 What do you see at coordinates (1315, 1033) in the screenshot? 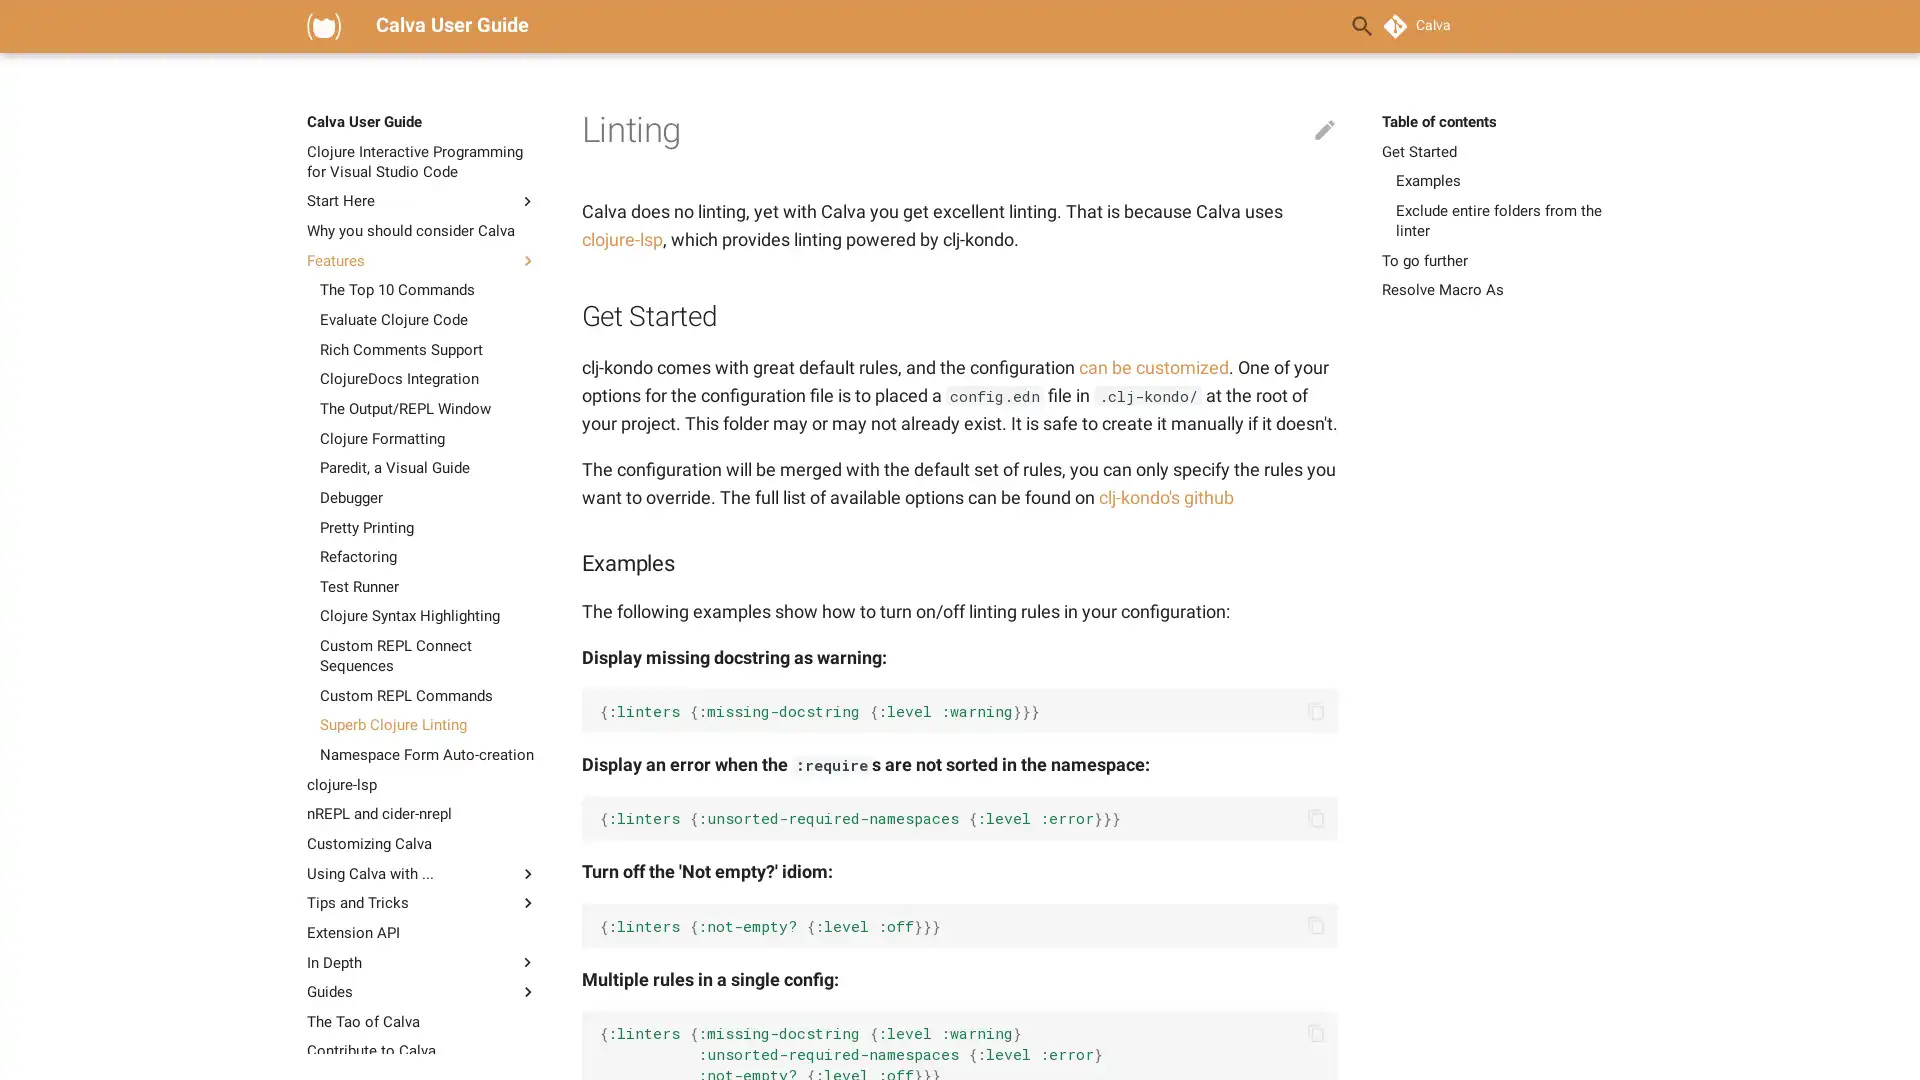
I see `Copy to clipboard` at bounding box center [1315, 1033].